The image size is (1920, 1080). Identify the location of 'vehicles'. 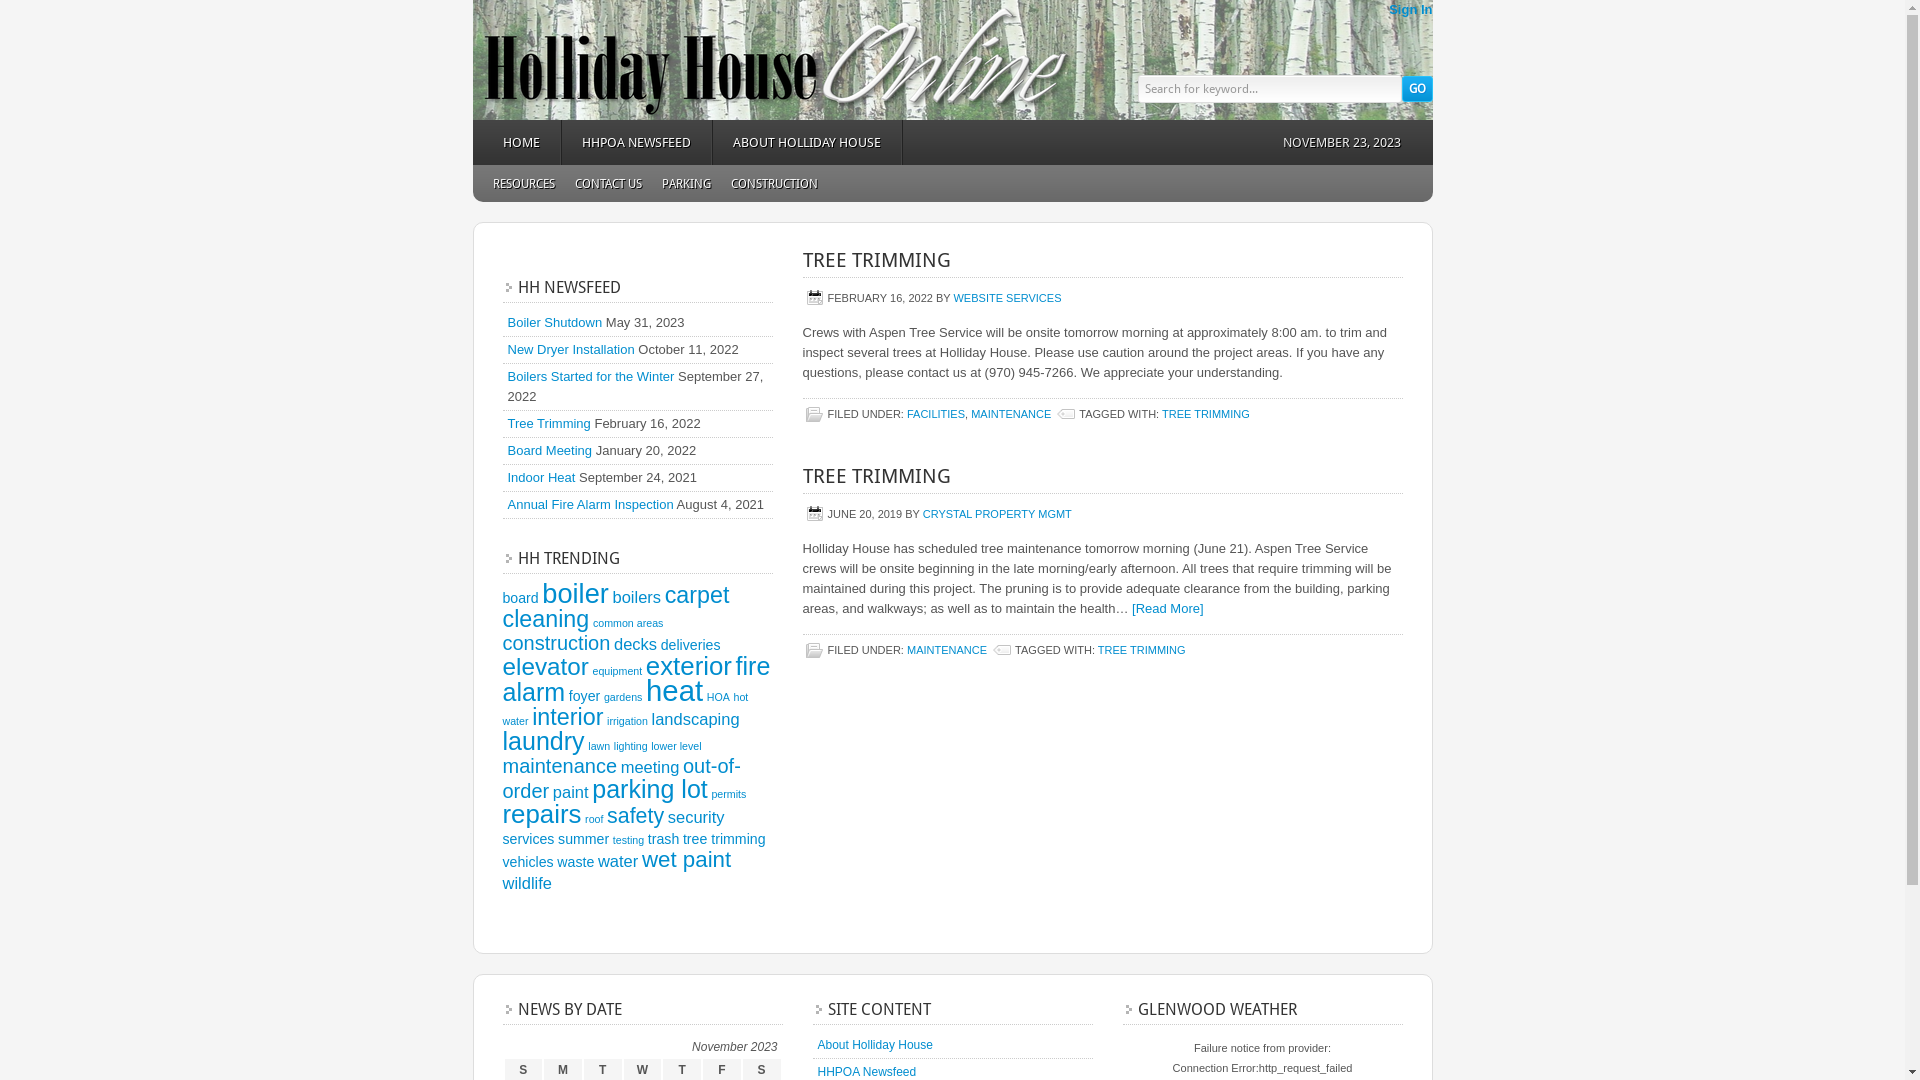
(502, 860).